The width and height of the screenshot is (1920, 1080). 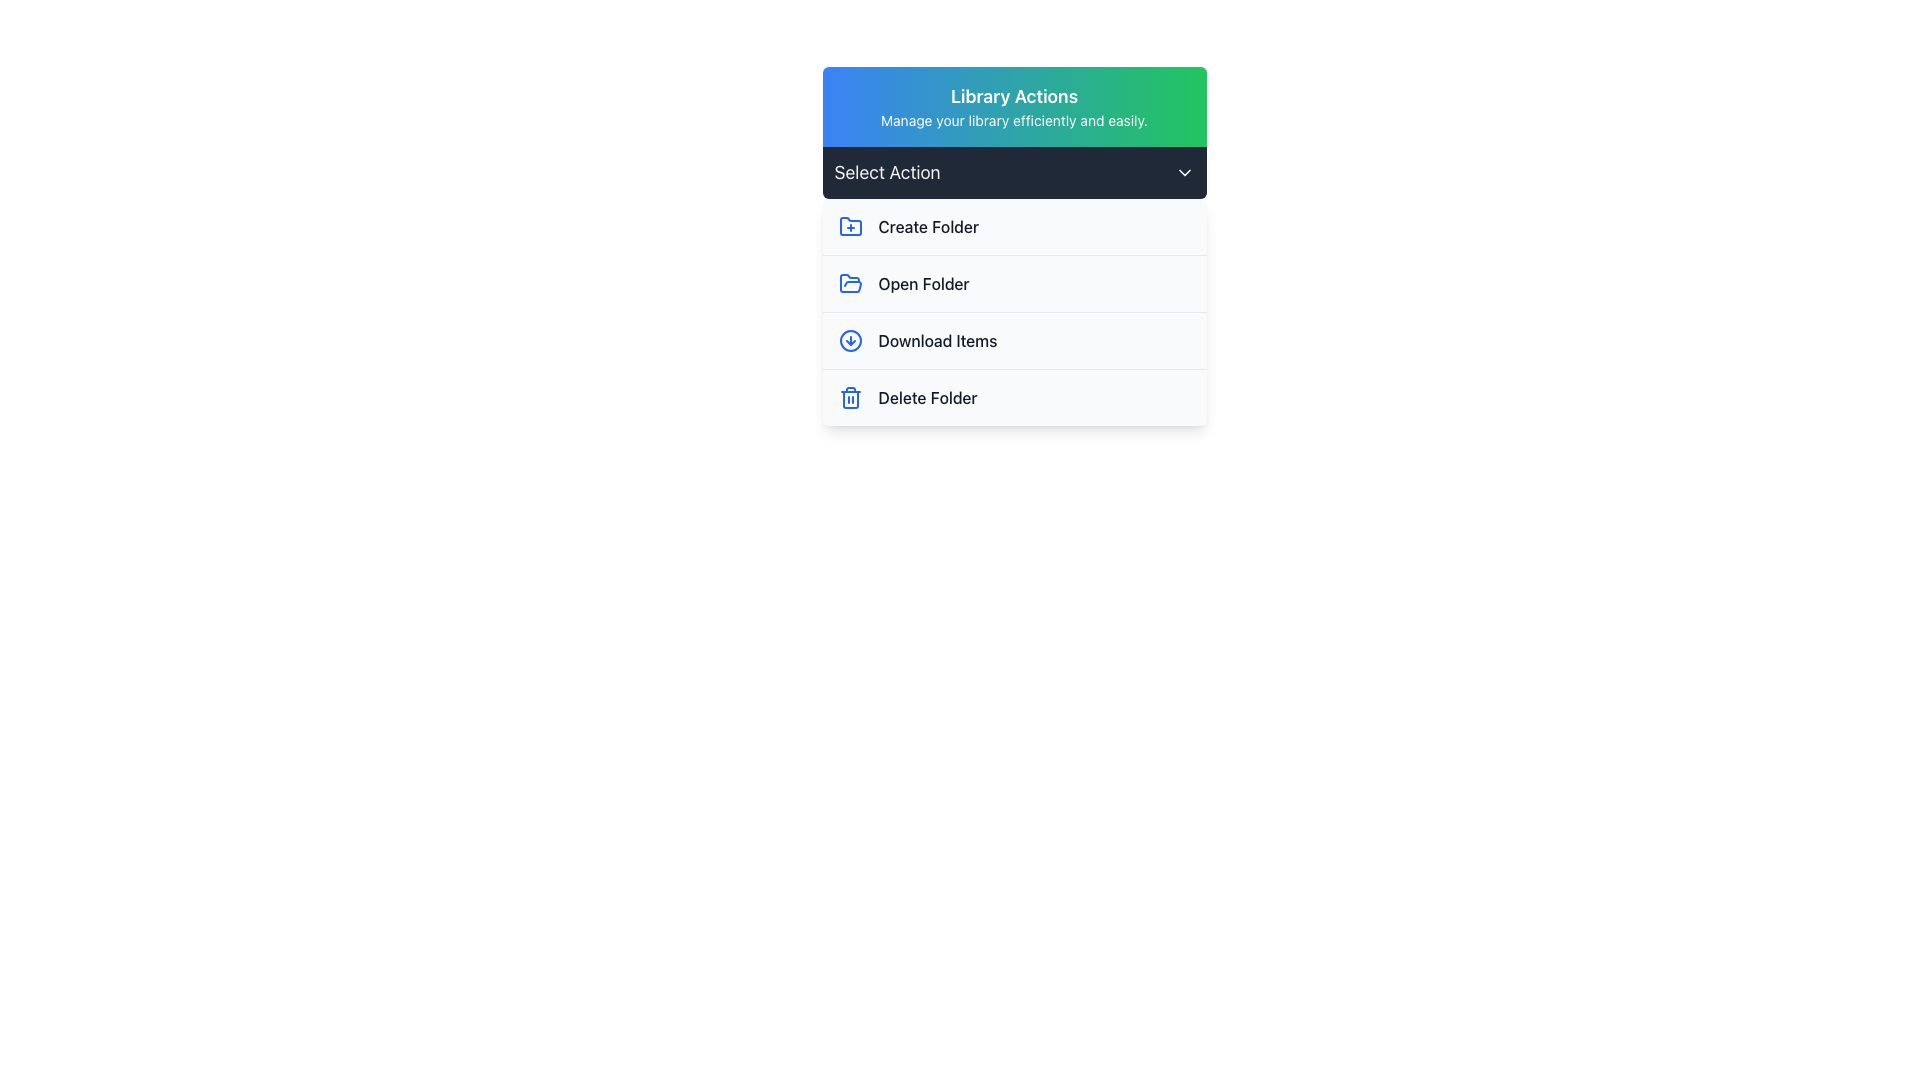 What do you see at coordinates (886, 172) in the screenshot?
I see `the prominently styled text label 'Select Action' which is displayed in white against a dark background, located at the top-left corner of the interface, to the left of the chevron-down icon` at bounding box center [886, 172].